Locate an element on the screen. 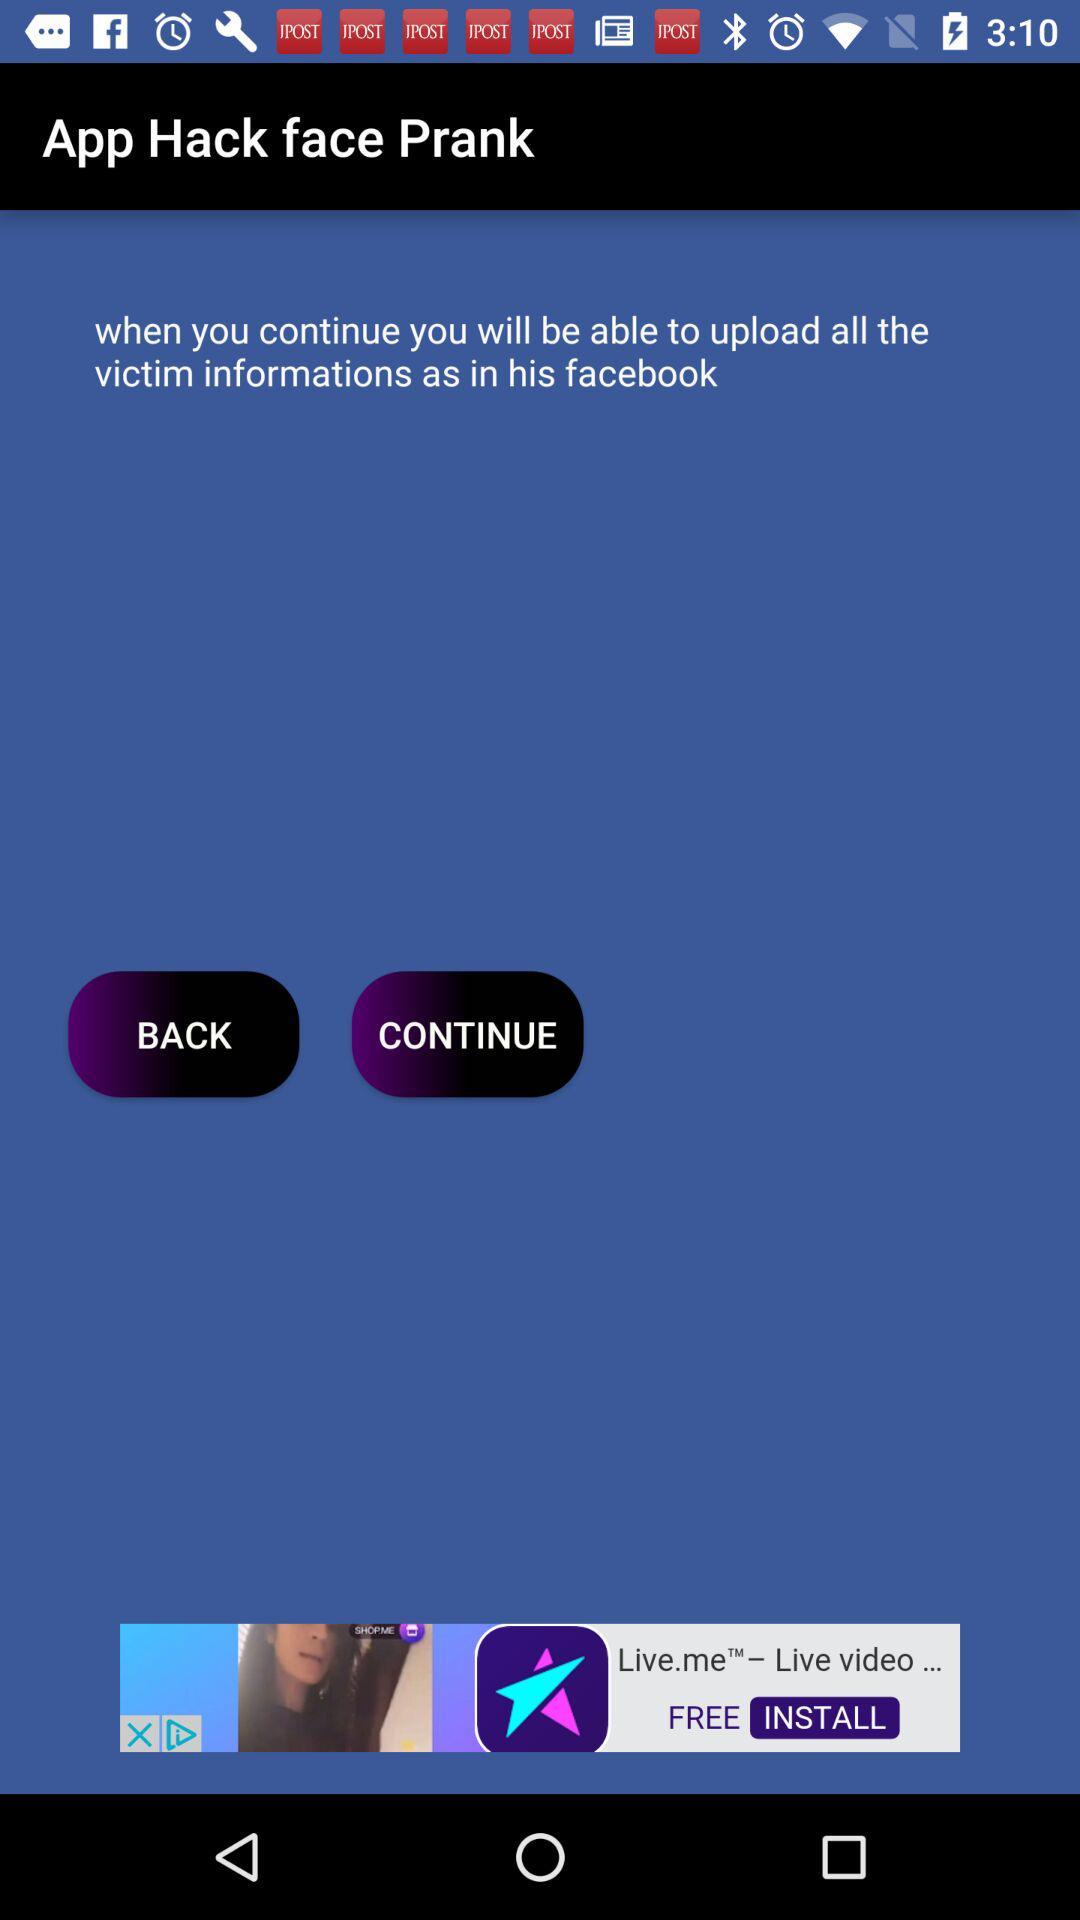 The height and width of the screenshot is (1920, 1080). advertisement link image is located at coordinates (540, 1685).